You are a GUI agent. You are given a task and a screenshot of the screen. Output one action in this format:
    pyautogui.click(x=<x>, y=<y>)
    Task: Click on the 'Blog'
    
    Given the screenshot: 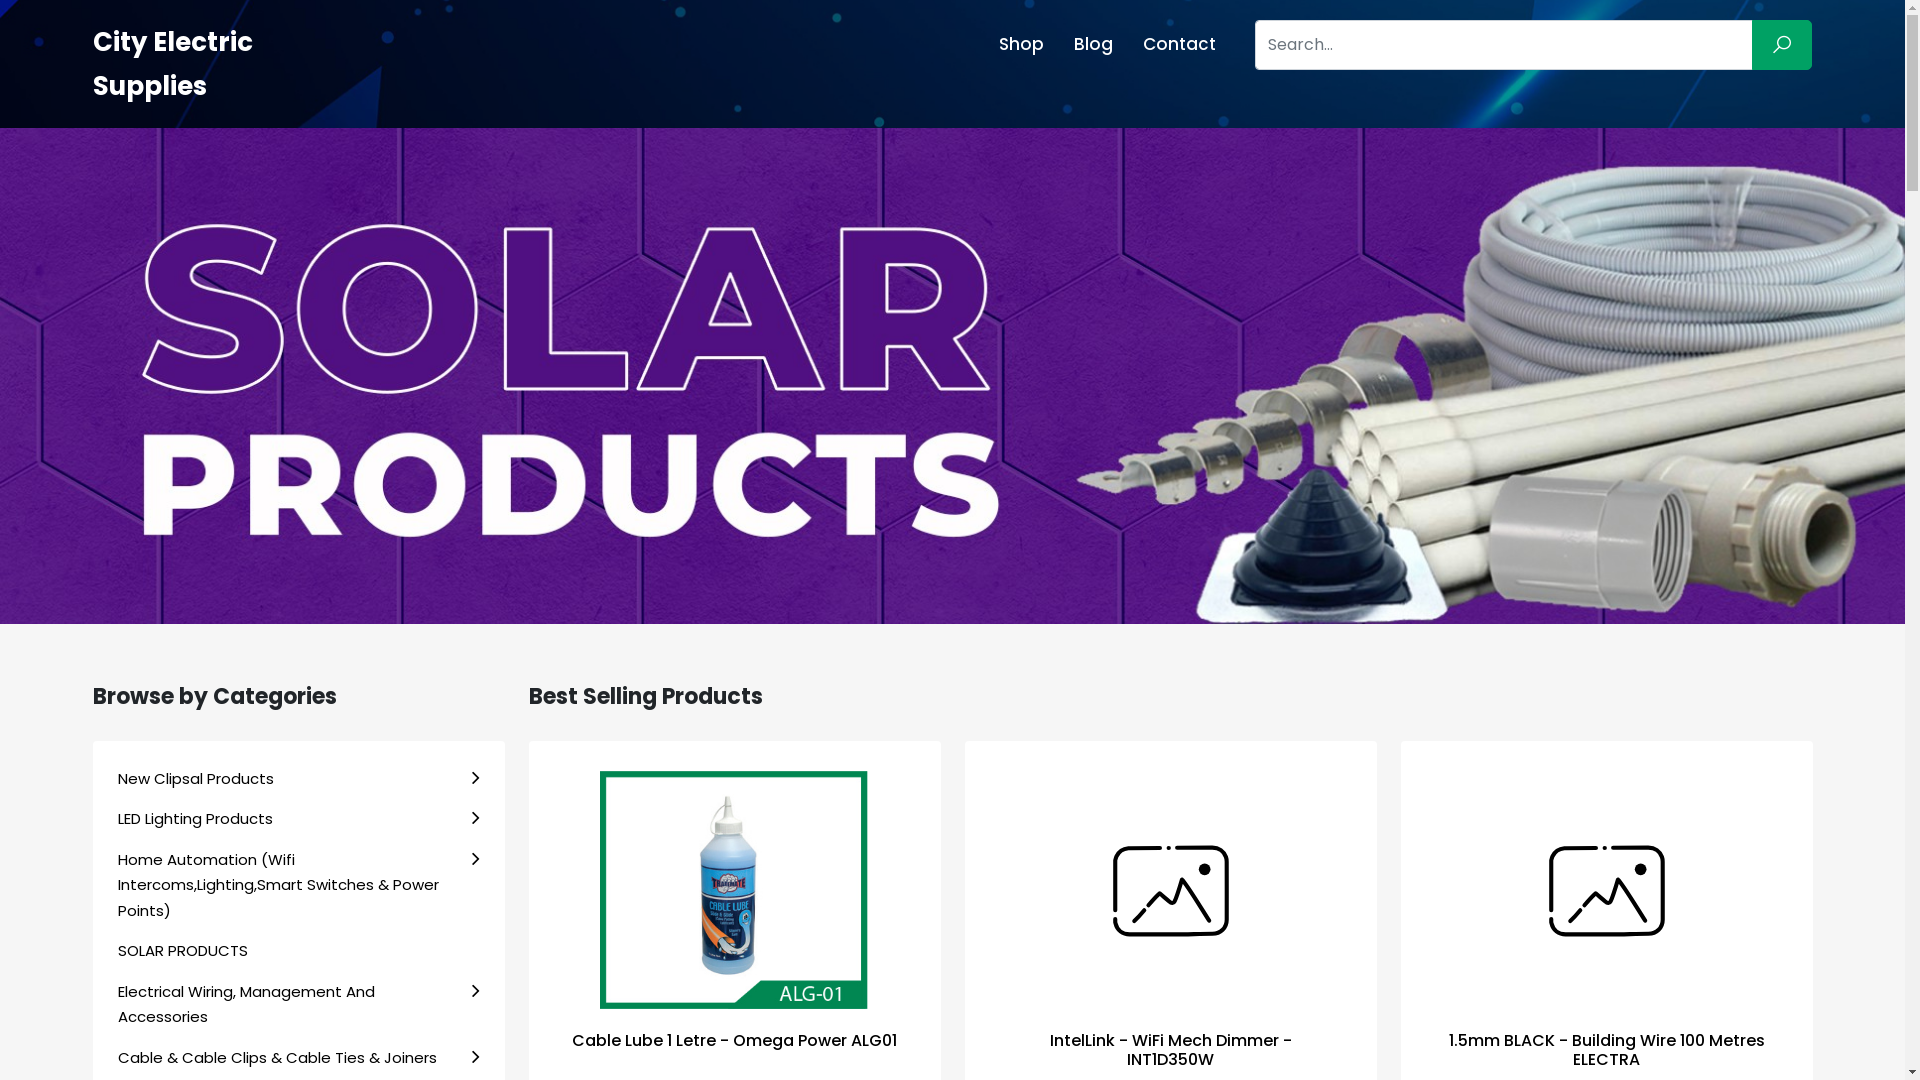 What is the action you would take?
    pyautogui.click(x=1092, y=44)
    